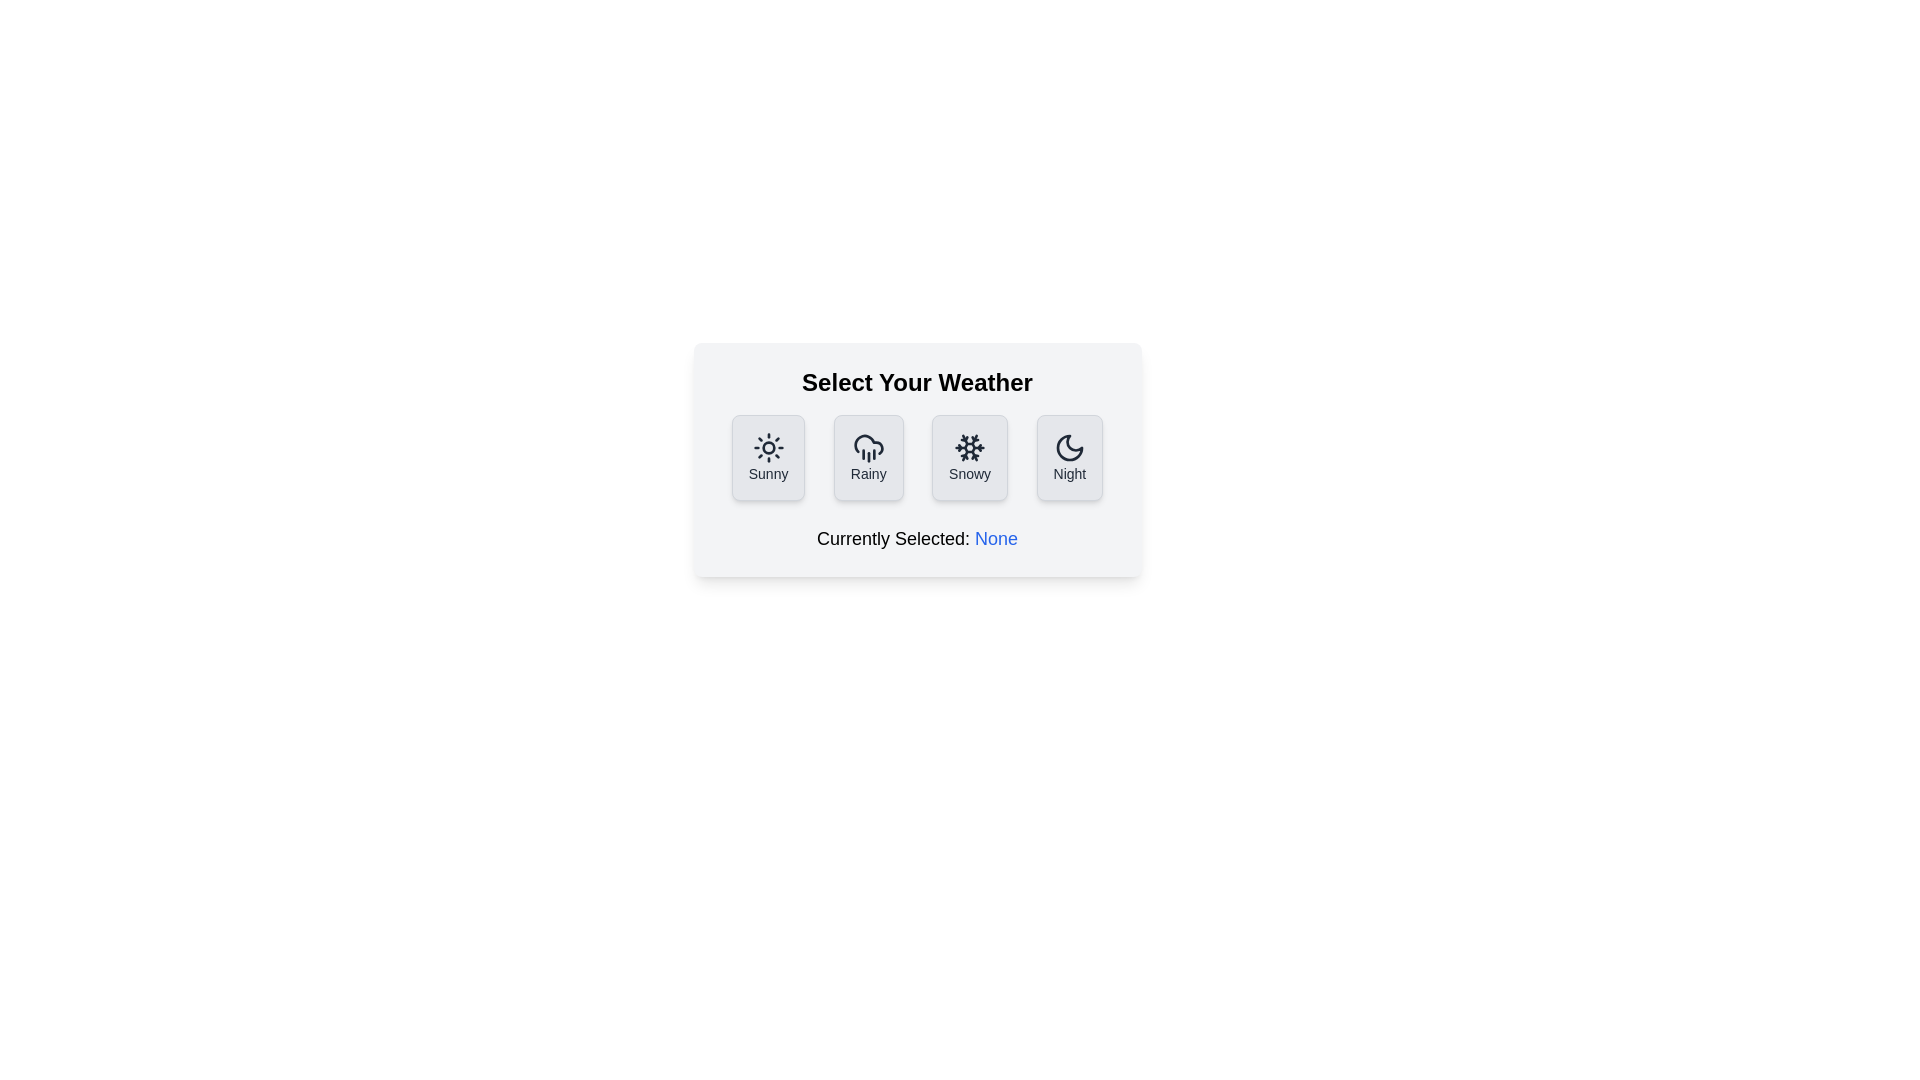 The width and height of the screenshot is (1920, 1080). Describe the element at coordinates (970, 458) in the screenshot. I see `the 'Snowy' weather selection button using tab navigation` at that location.